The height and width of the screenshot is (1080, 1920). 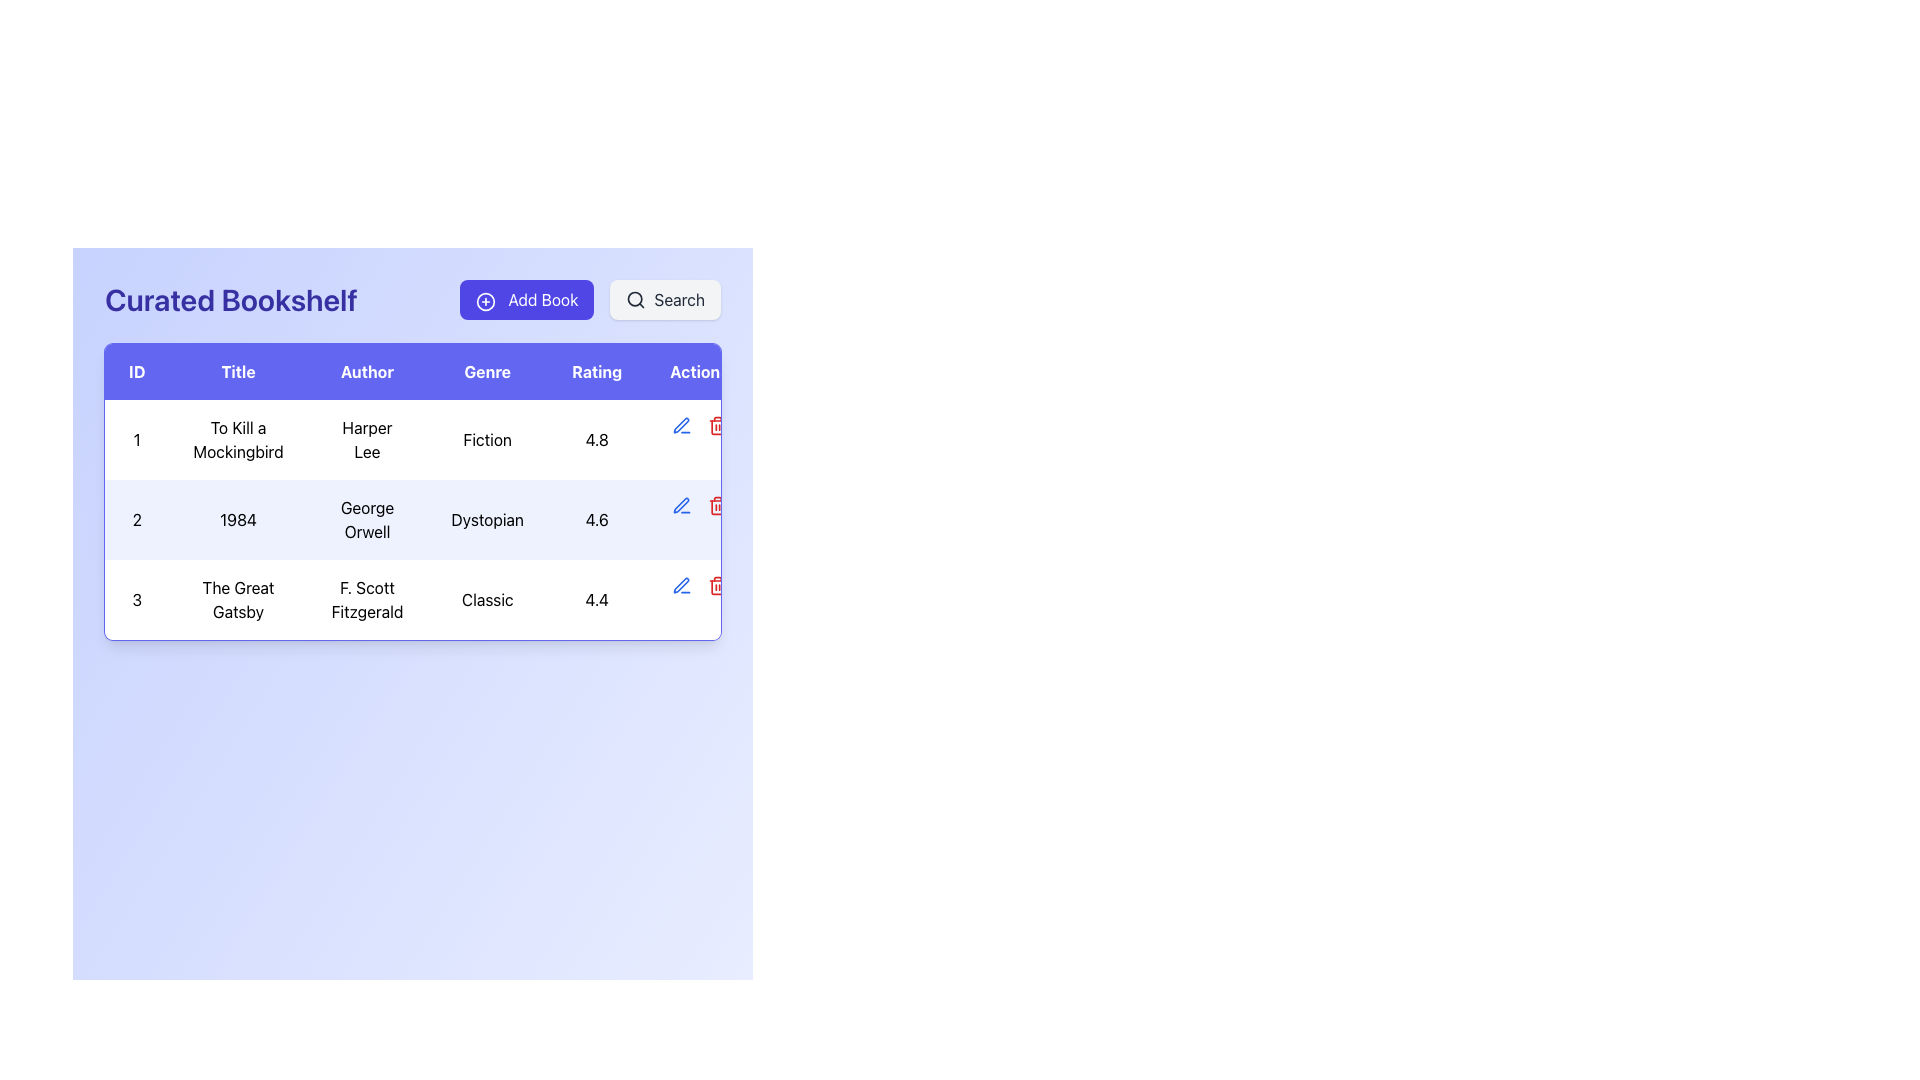 I want to click on the Icon Button in the 'Action' column of the second row, so click(x=681, y=424).